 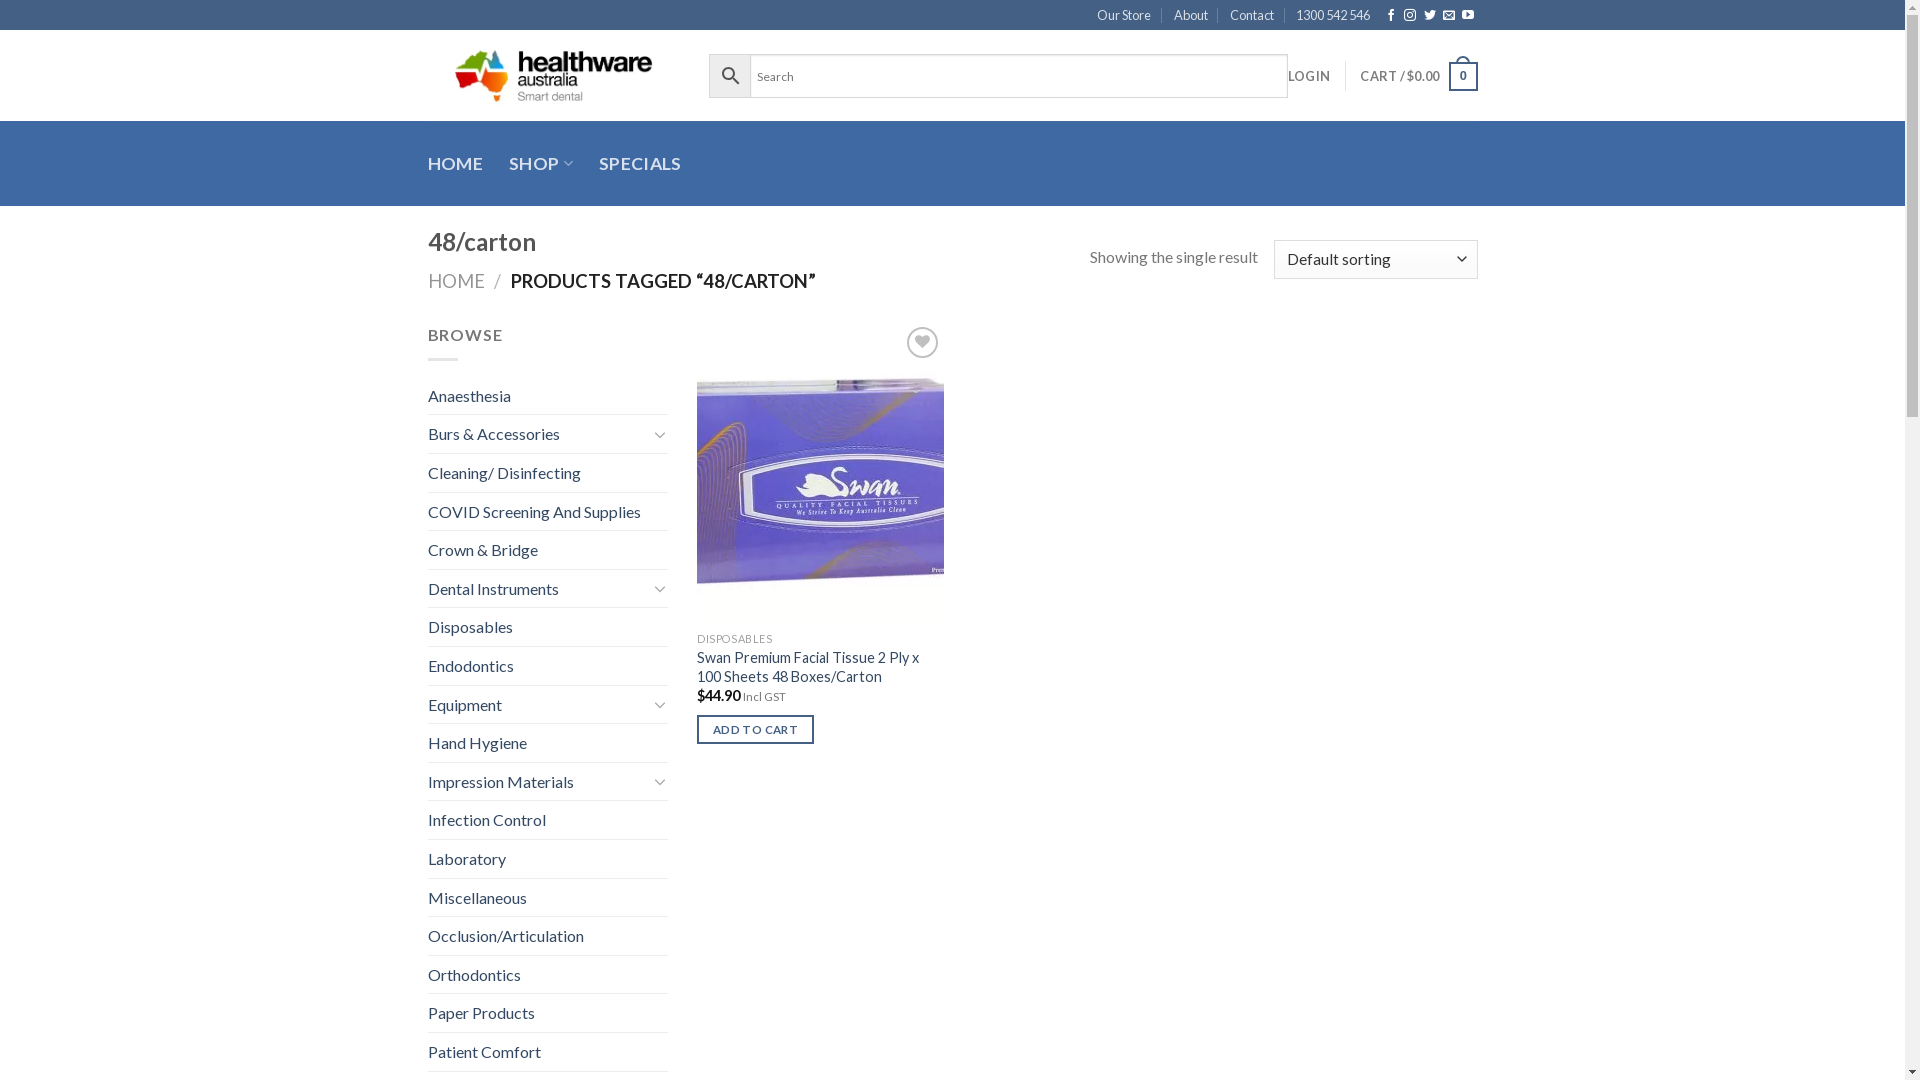 What do you see at coordinates (426, 781) in the screenshot?
I see `'Impression Materials'` at bounding box center [426, 781].